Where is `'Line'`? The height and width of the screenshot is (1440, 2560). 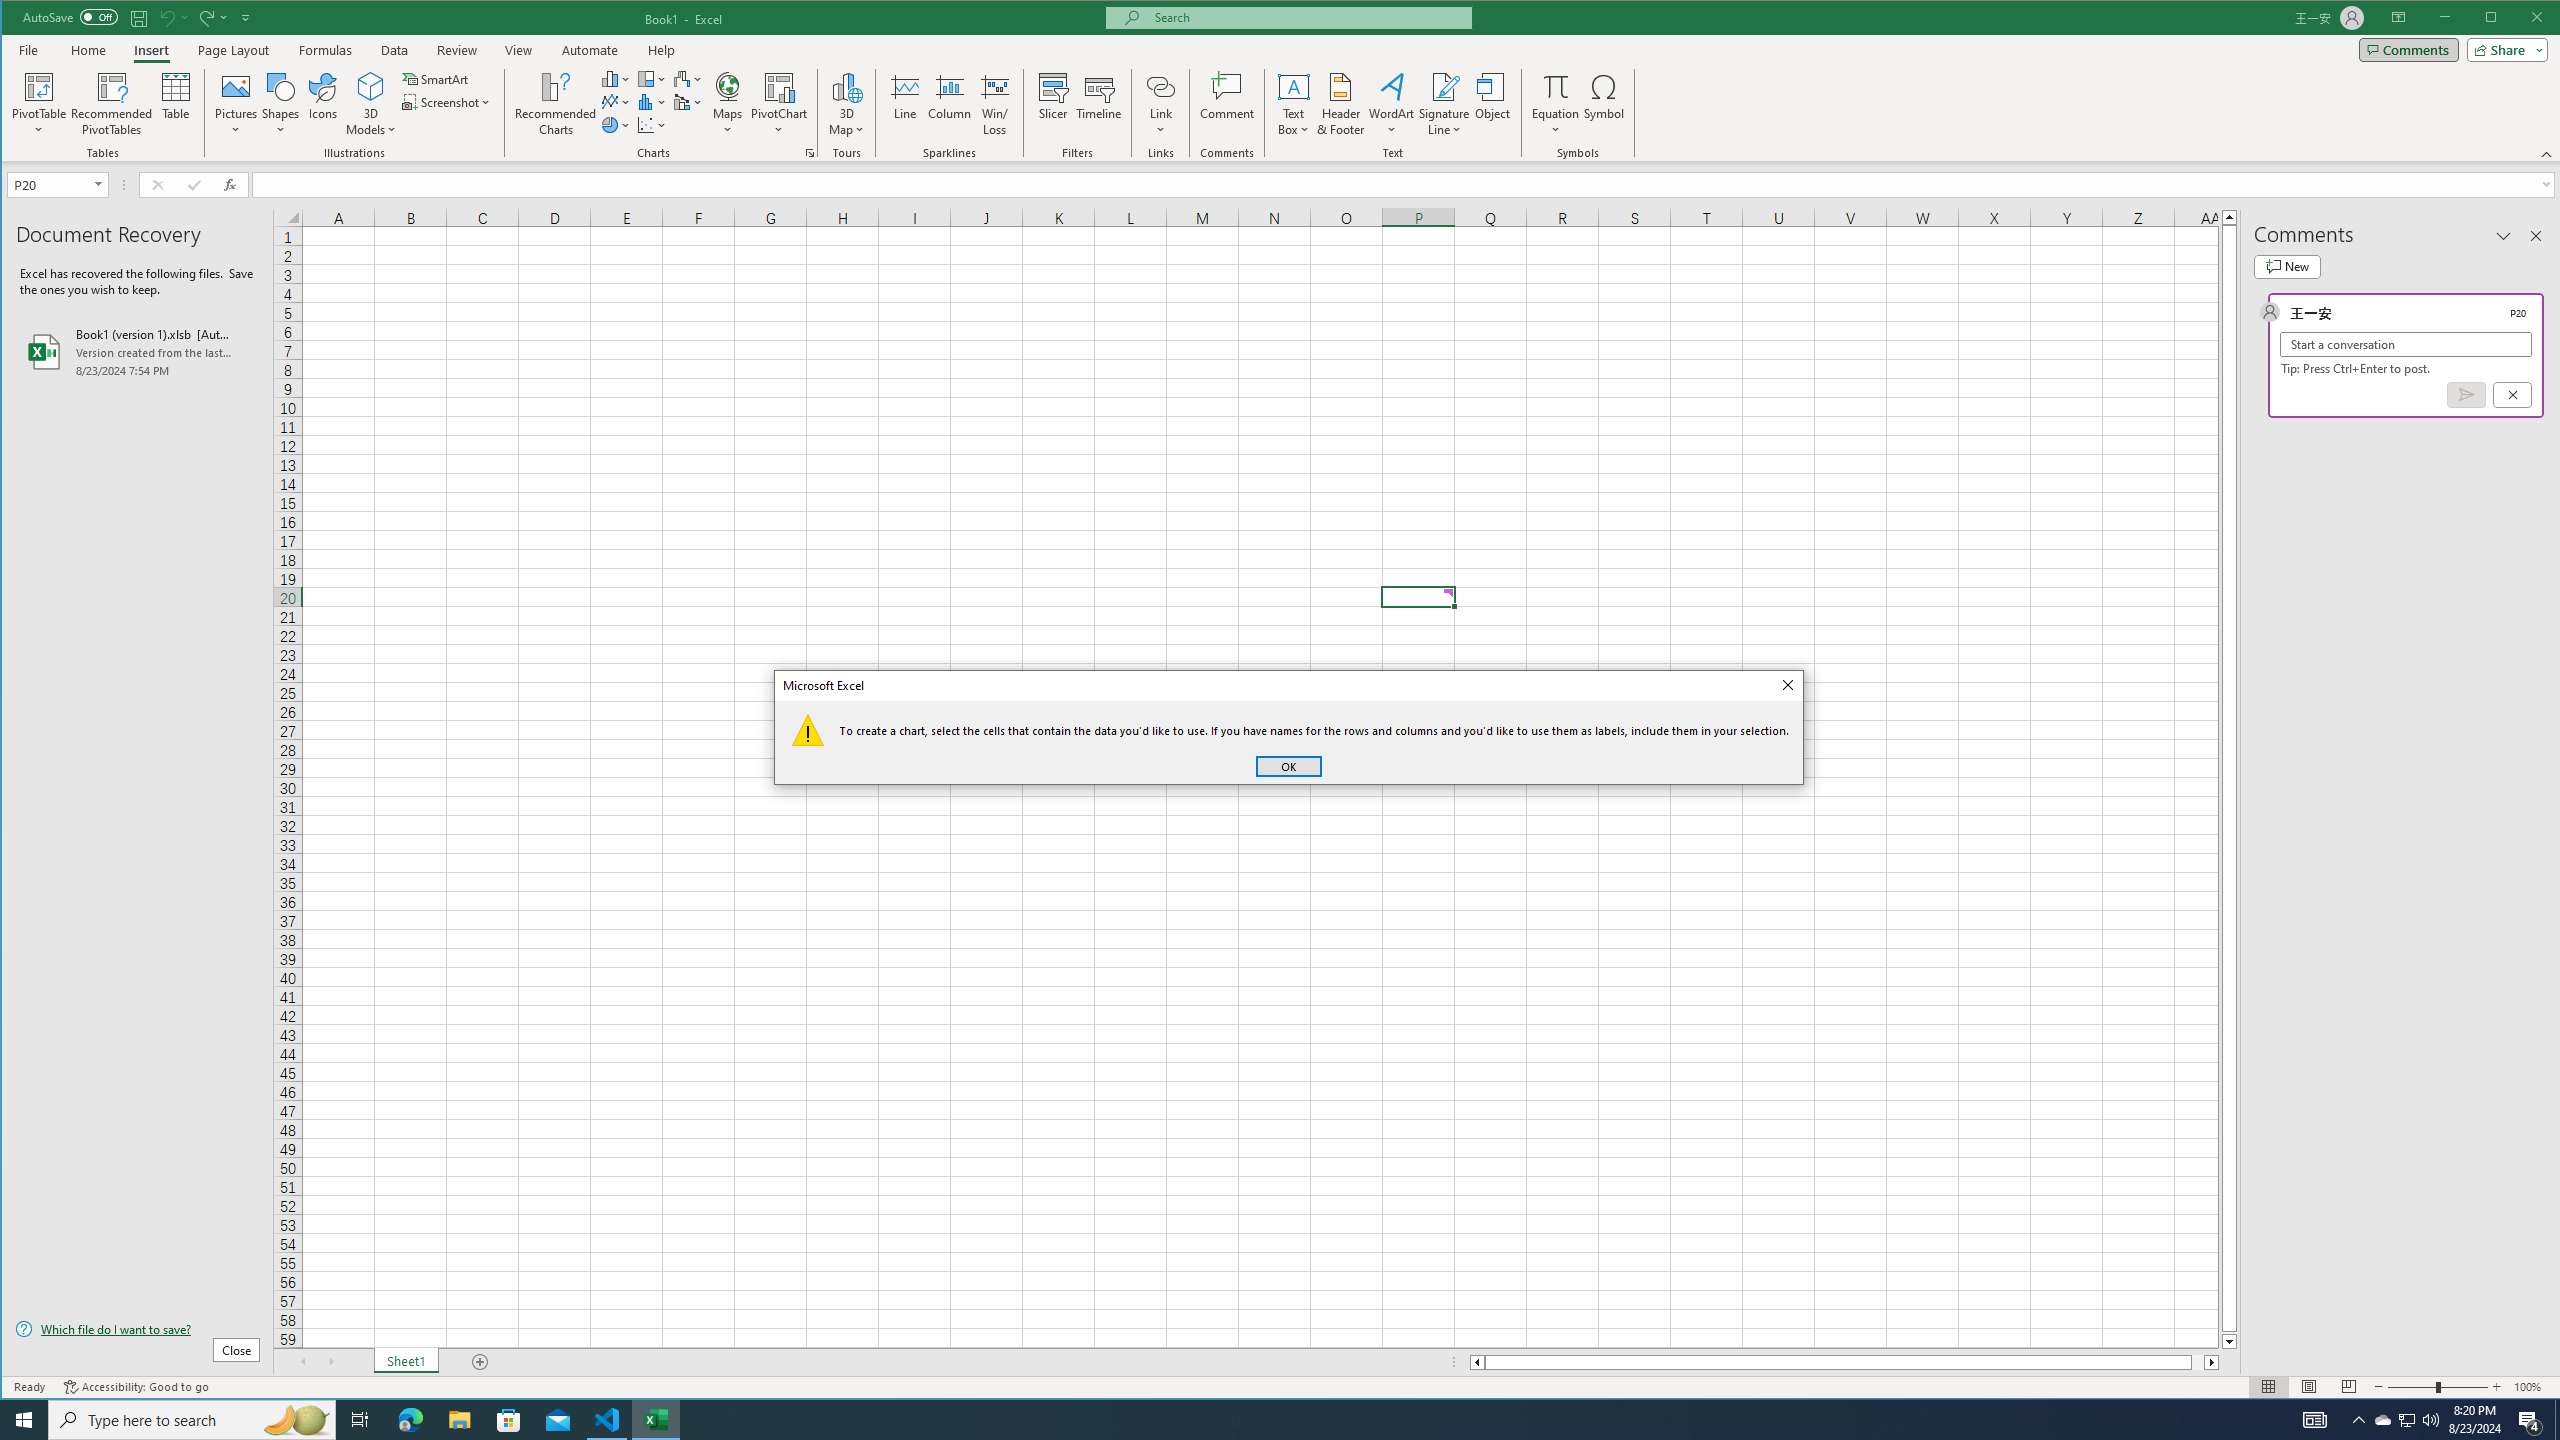 'Line' is located at coordinates (904, 103).